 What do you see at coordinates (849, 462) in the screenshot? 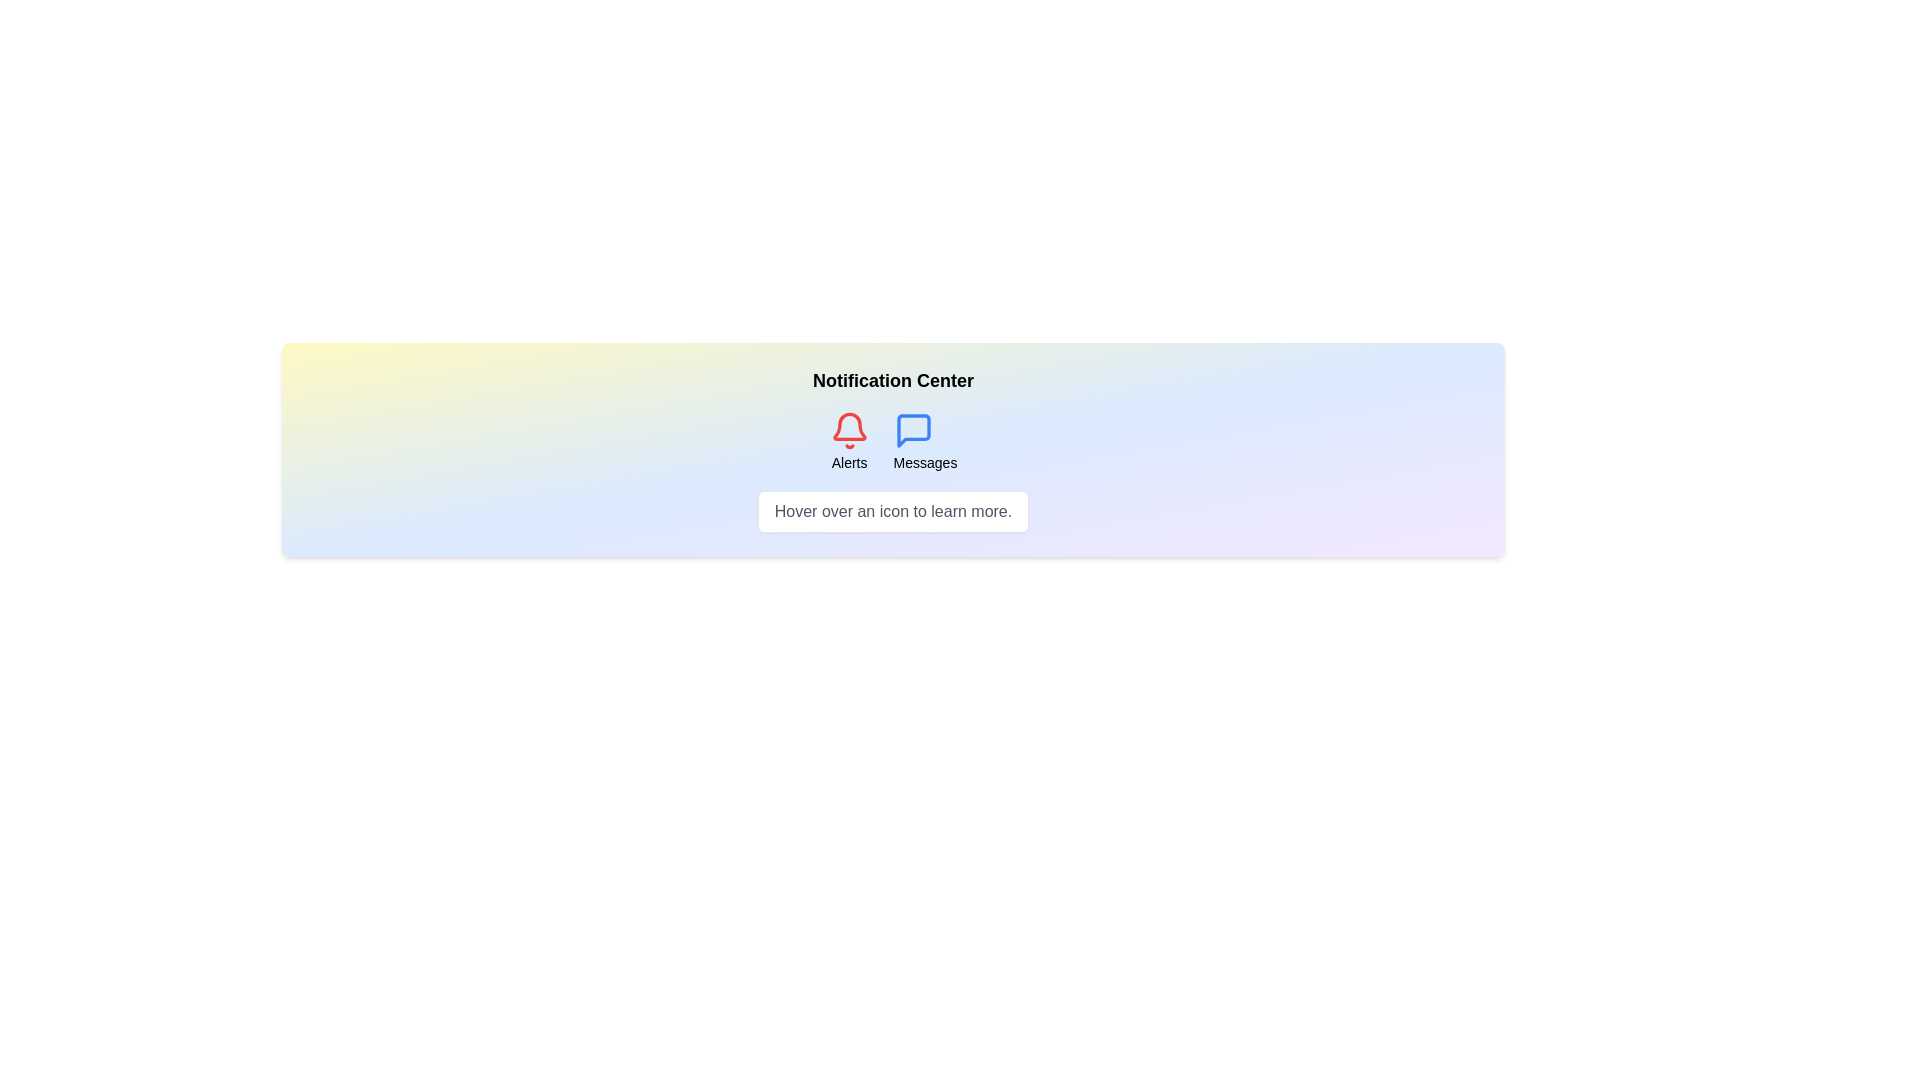
I see `the text label displaying 'Alerts', which is positioned directly beneath a red bell icon` at bounding box center [849, 462].